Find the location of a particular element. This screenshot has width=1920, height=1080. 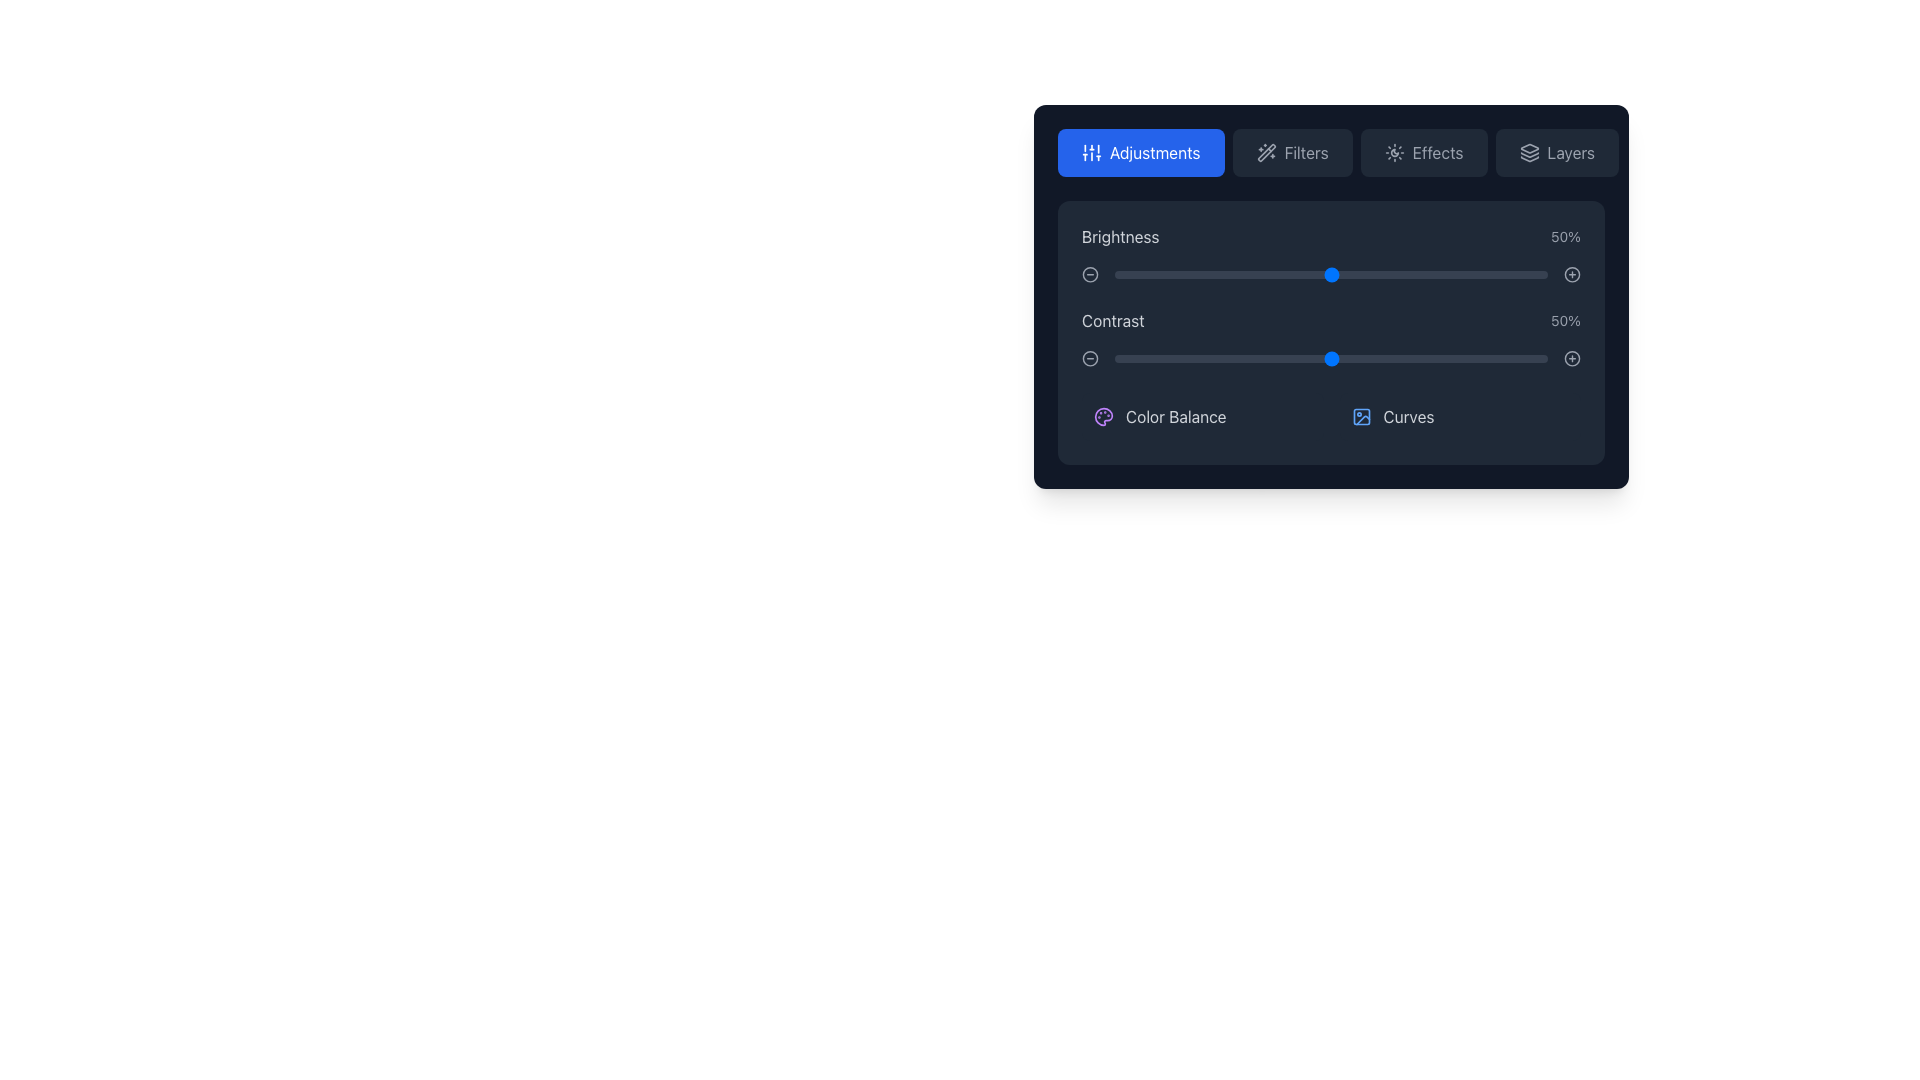

the brightness percentage display text, which indicates the current brightness level set to 50%, located in the top-right portion of the interface is located at coordinates (1564, 235).